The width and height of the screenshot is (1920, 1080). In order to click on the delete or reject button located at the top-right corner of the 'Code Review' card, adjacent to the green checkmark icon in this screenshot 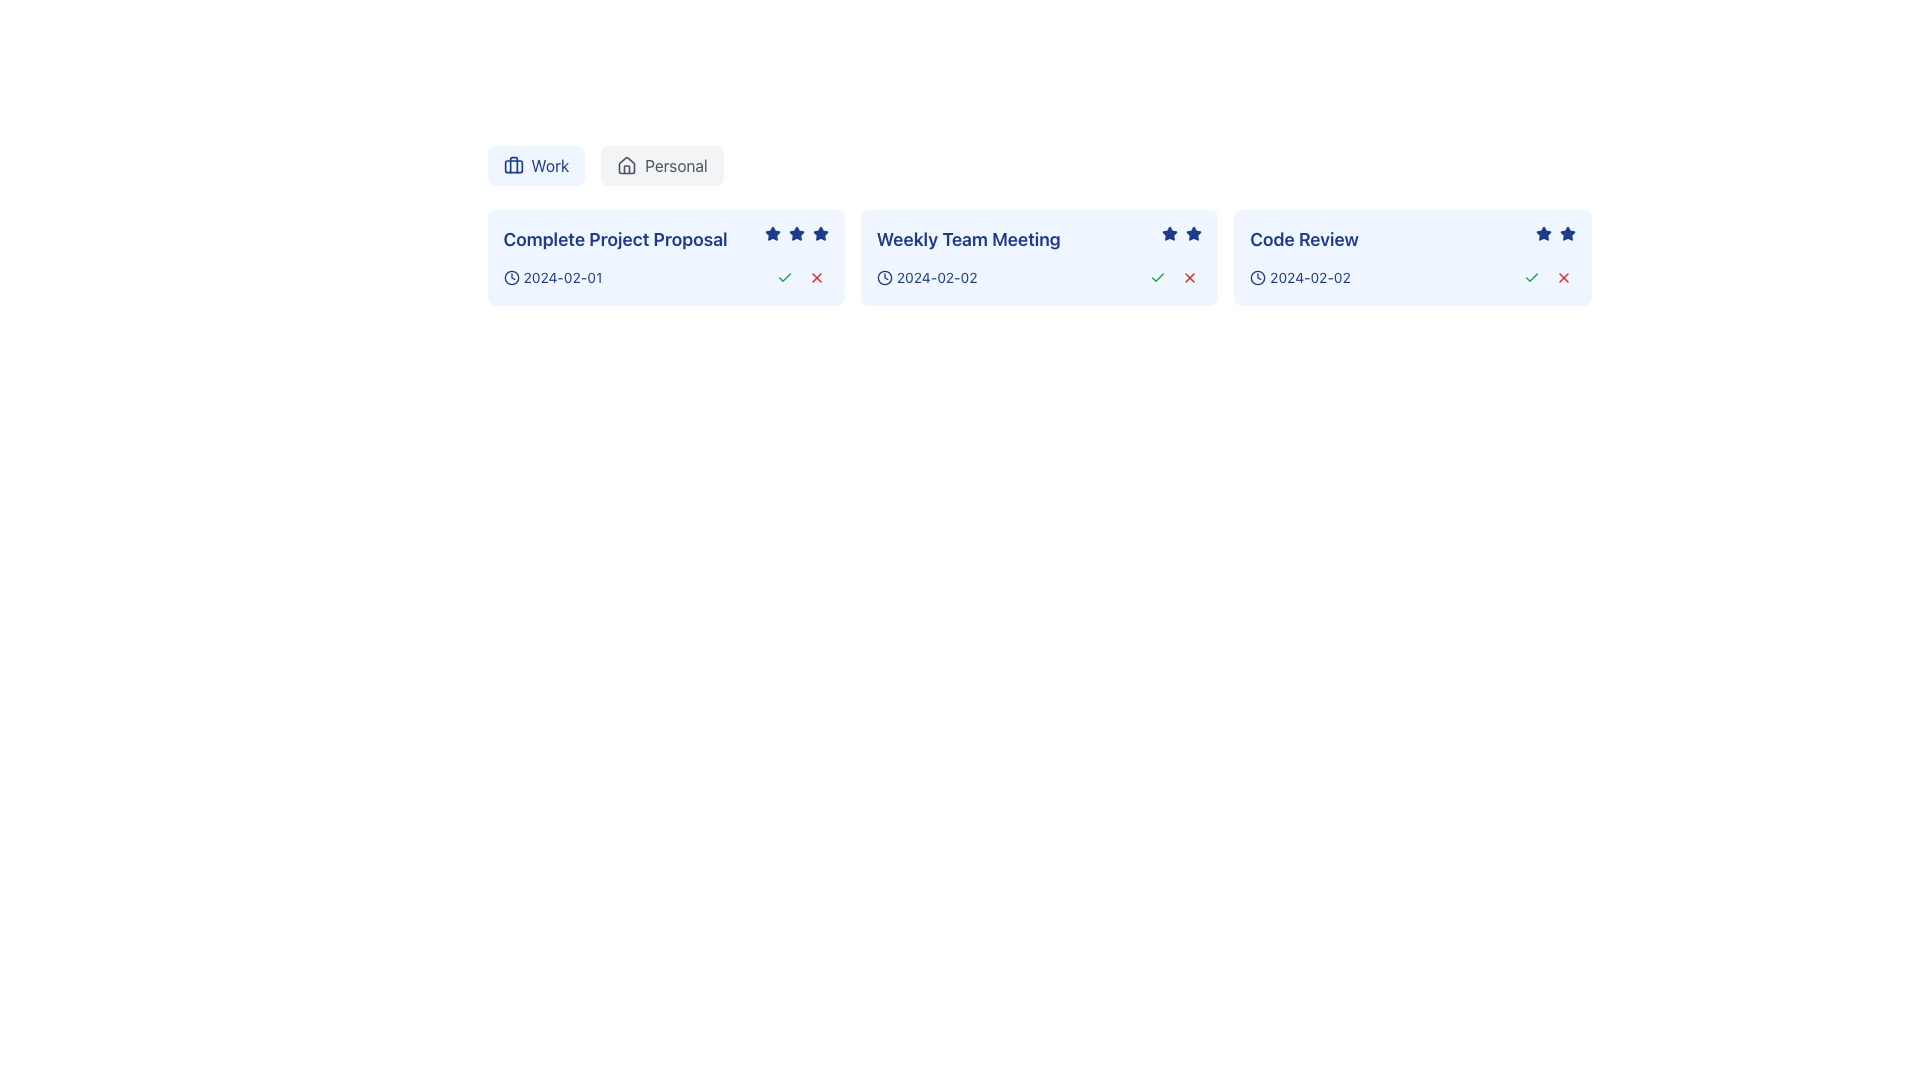, I will do `click(1562, 277)`.